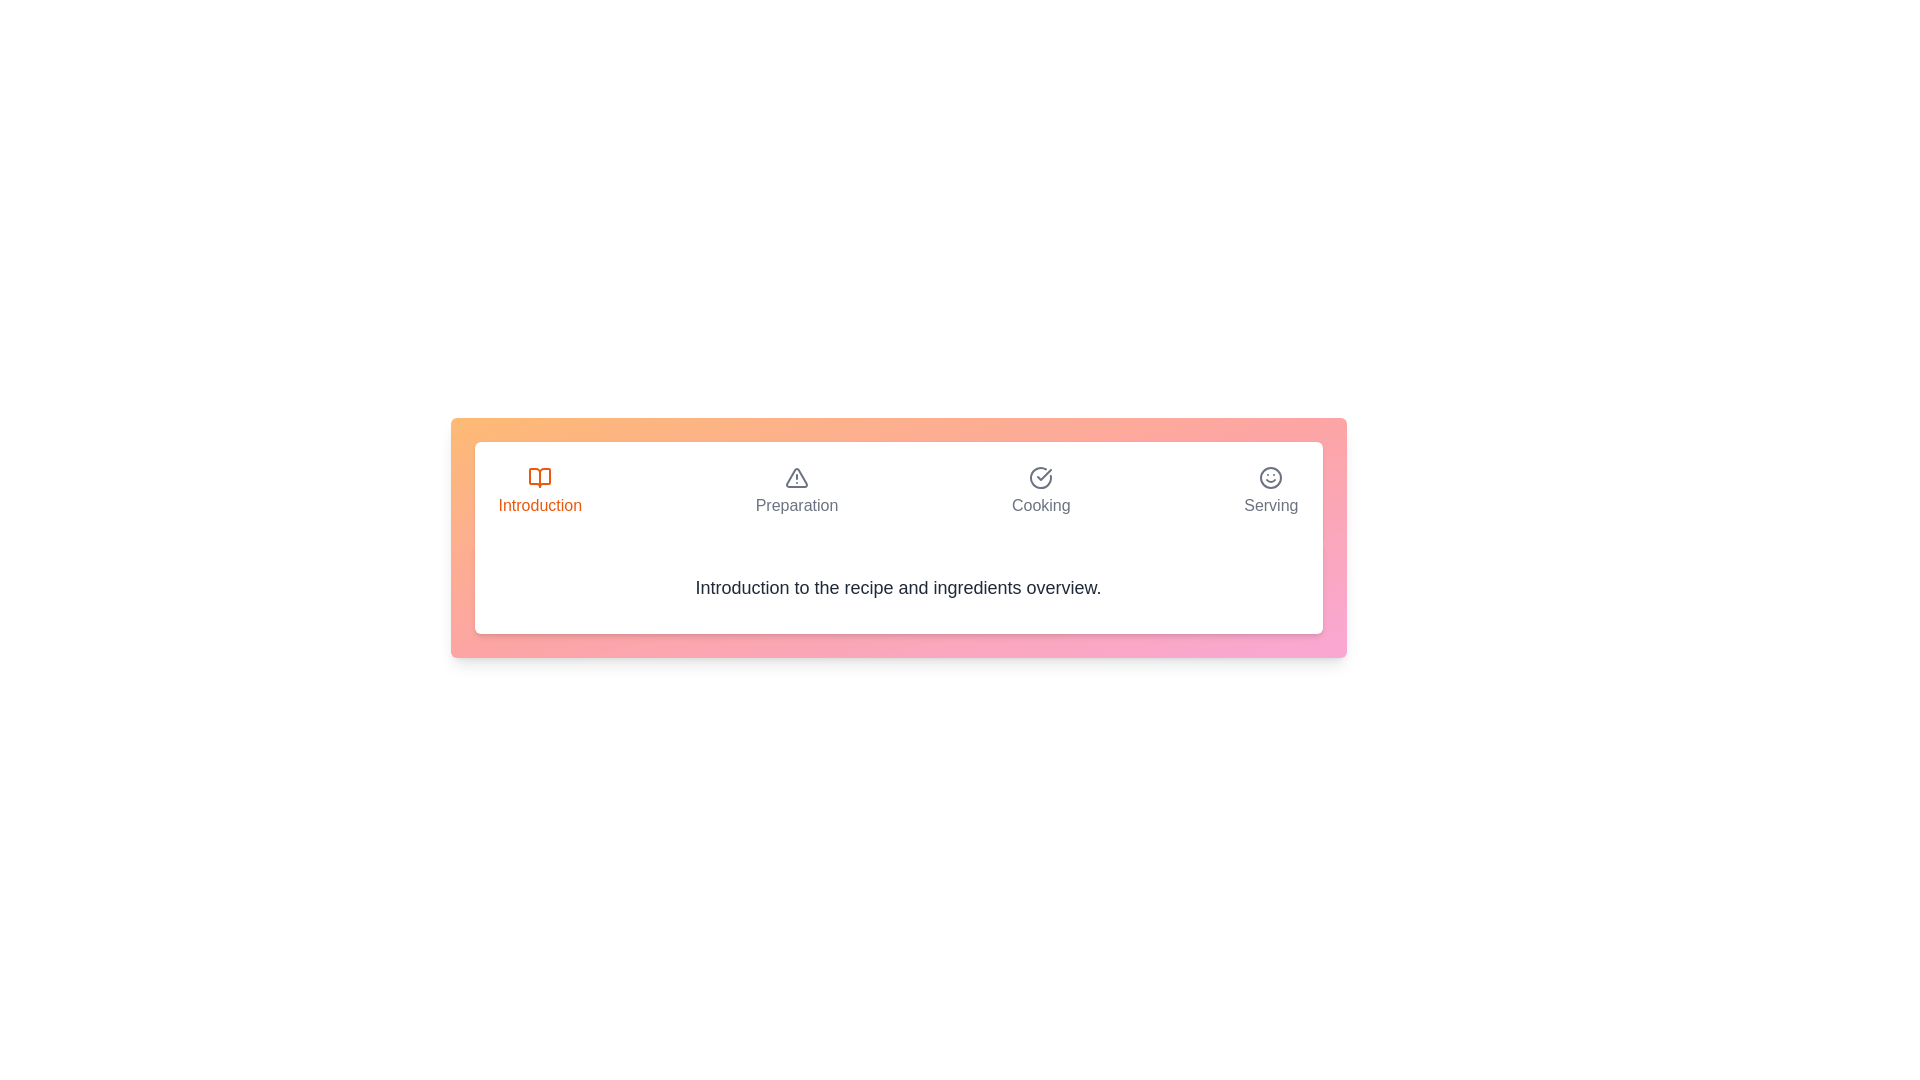 The image size is (1920, 1080). I want to click on the tab labeled Introduction, so click(539, 492).